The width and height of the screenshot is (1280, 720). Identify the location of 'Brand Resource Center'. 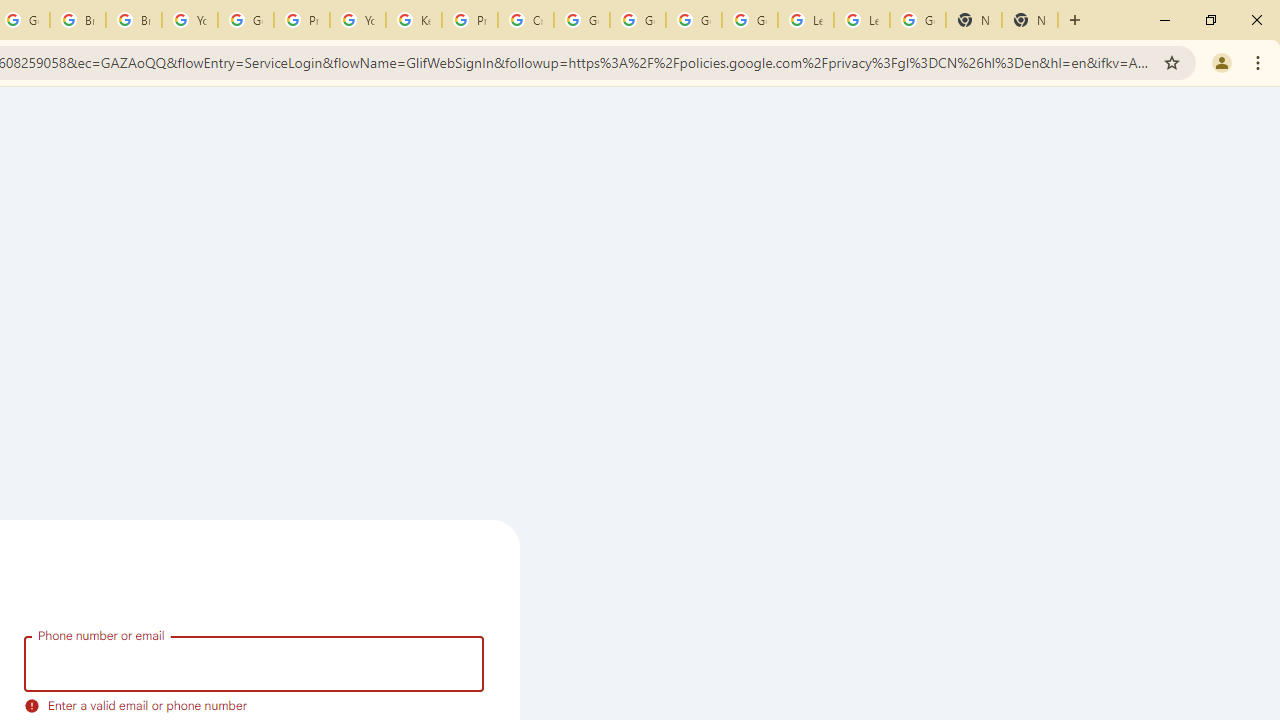
(78, 20).